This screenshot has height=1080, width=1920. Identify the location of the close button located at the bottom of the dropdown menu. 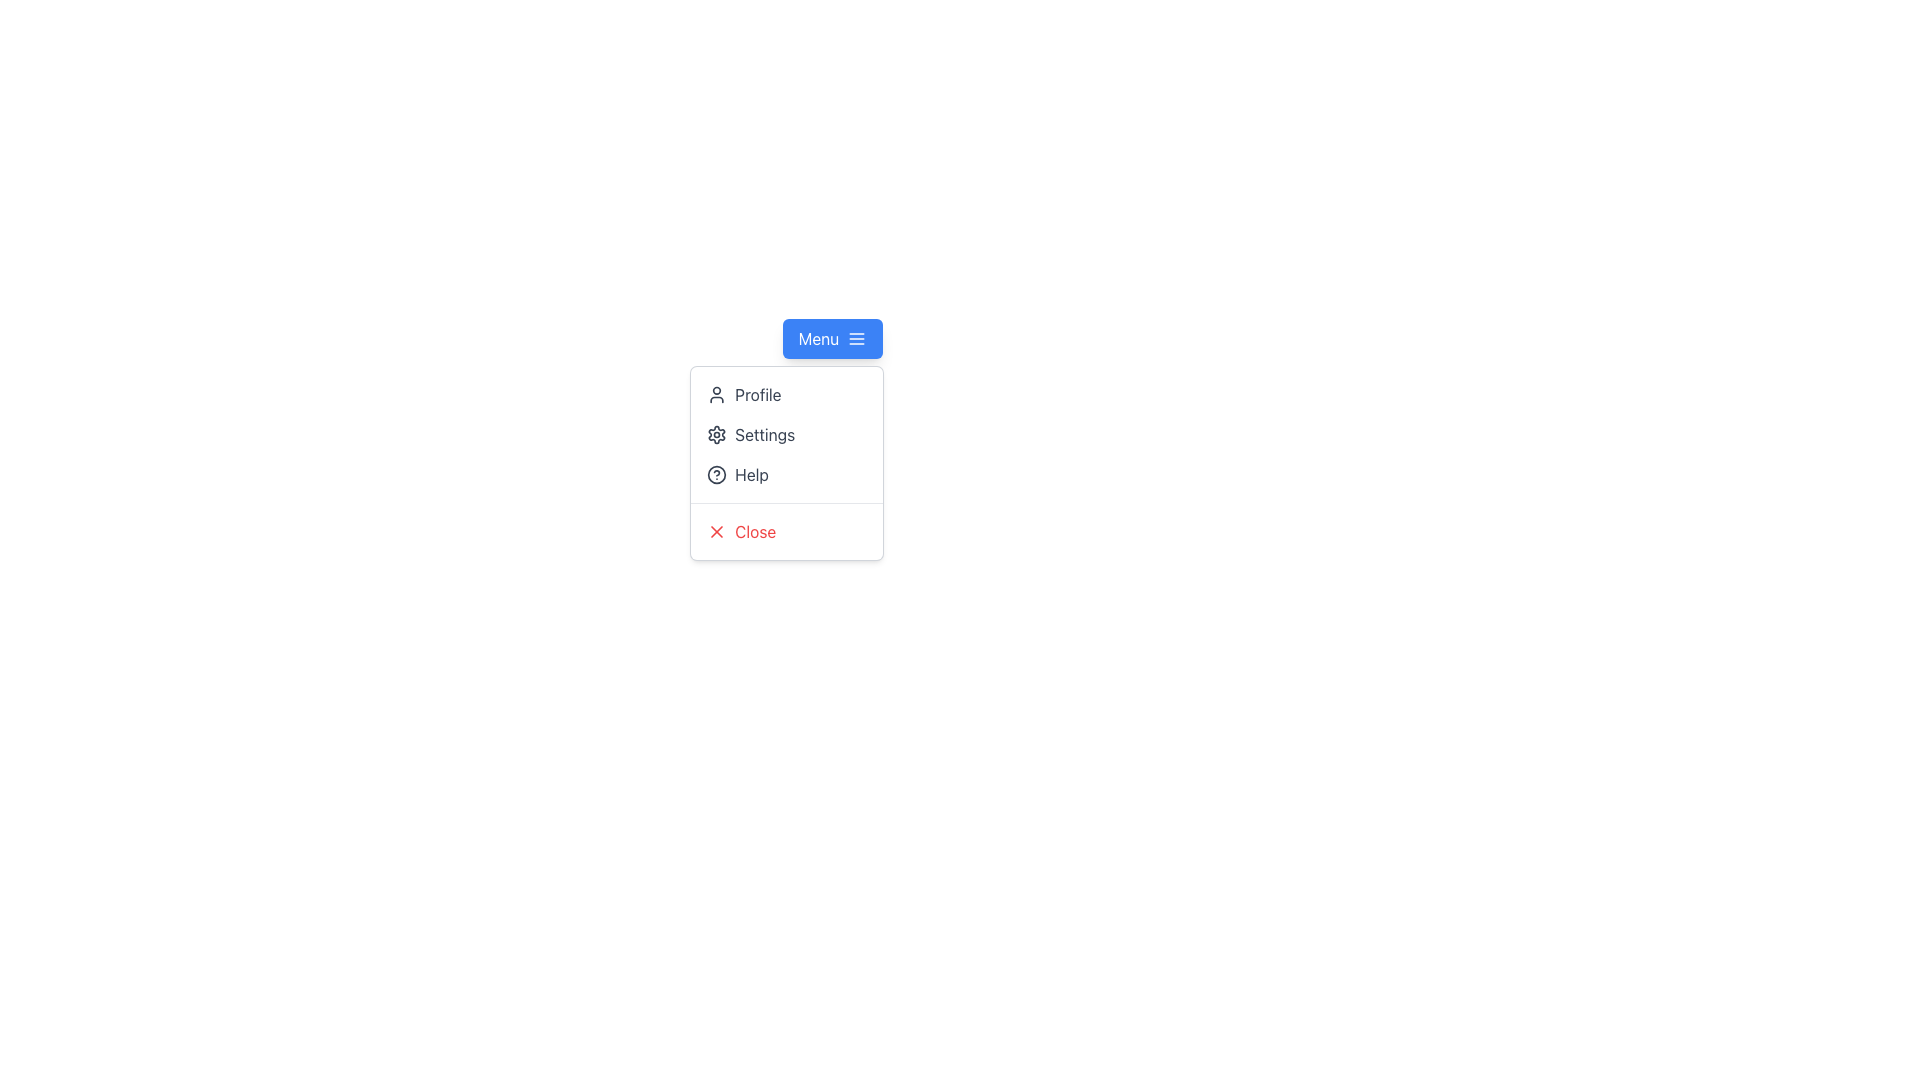
(786, 531).